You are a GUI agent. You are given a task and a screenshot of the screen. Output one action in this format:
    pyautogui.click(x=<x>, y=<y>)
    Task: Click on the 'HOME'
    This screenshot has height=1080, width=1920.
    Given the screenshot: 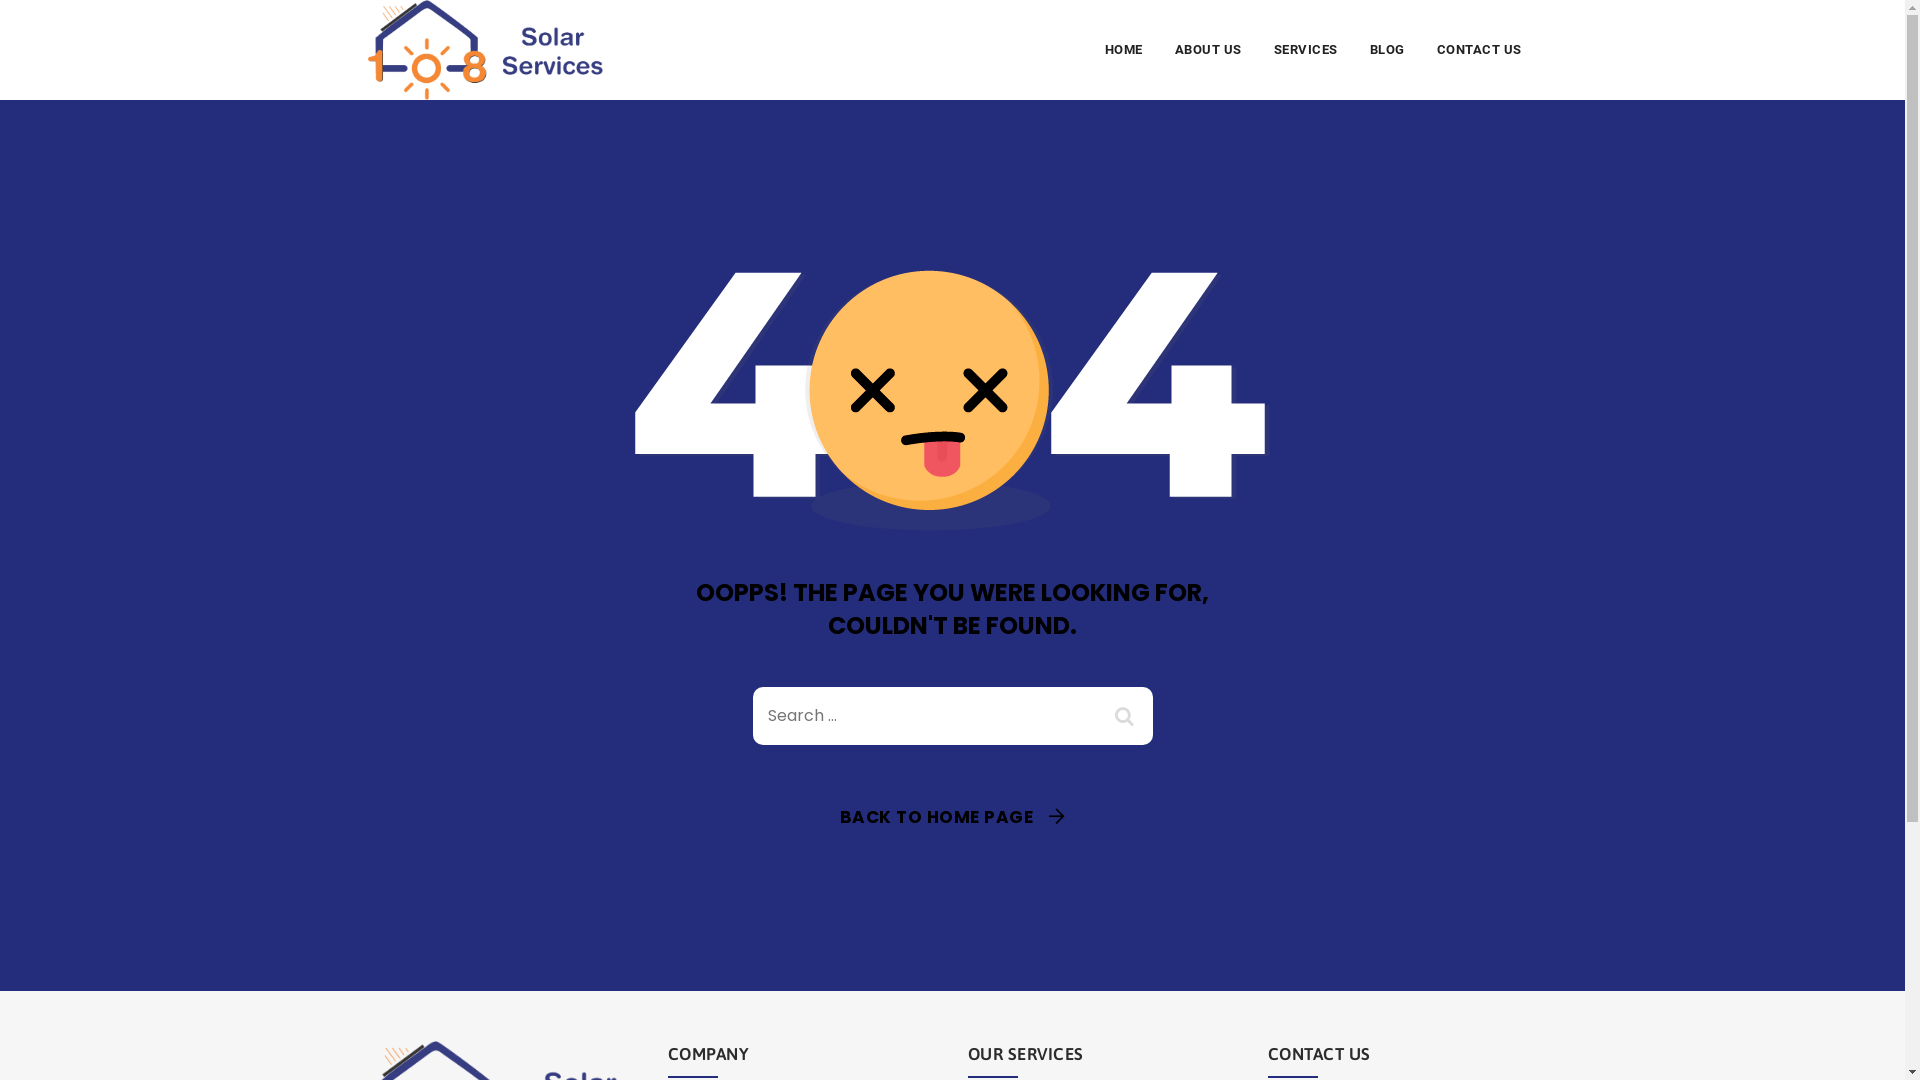 What is the action you would take?
    pyautogui.click(x=1123, y=49)
    